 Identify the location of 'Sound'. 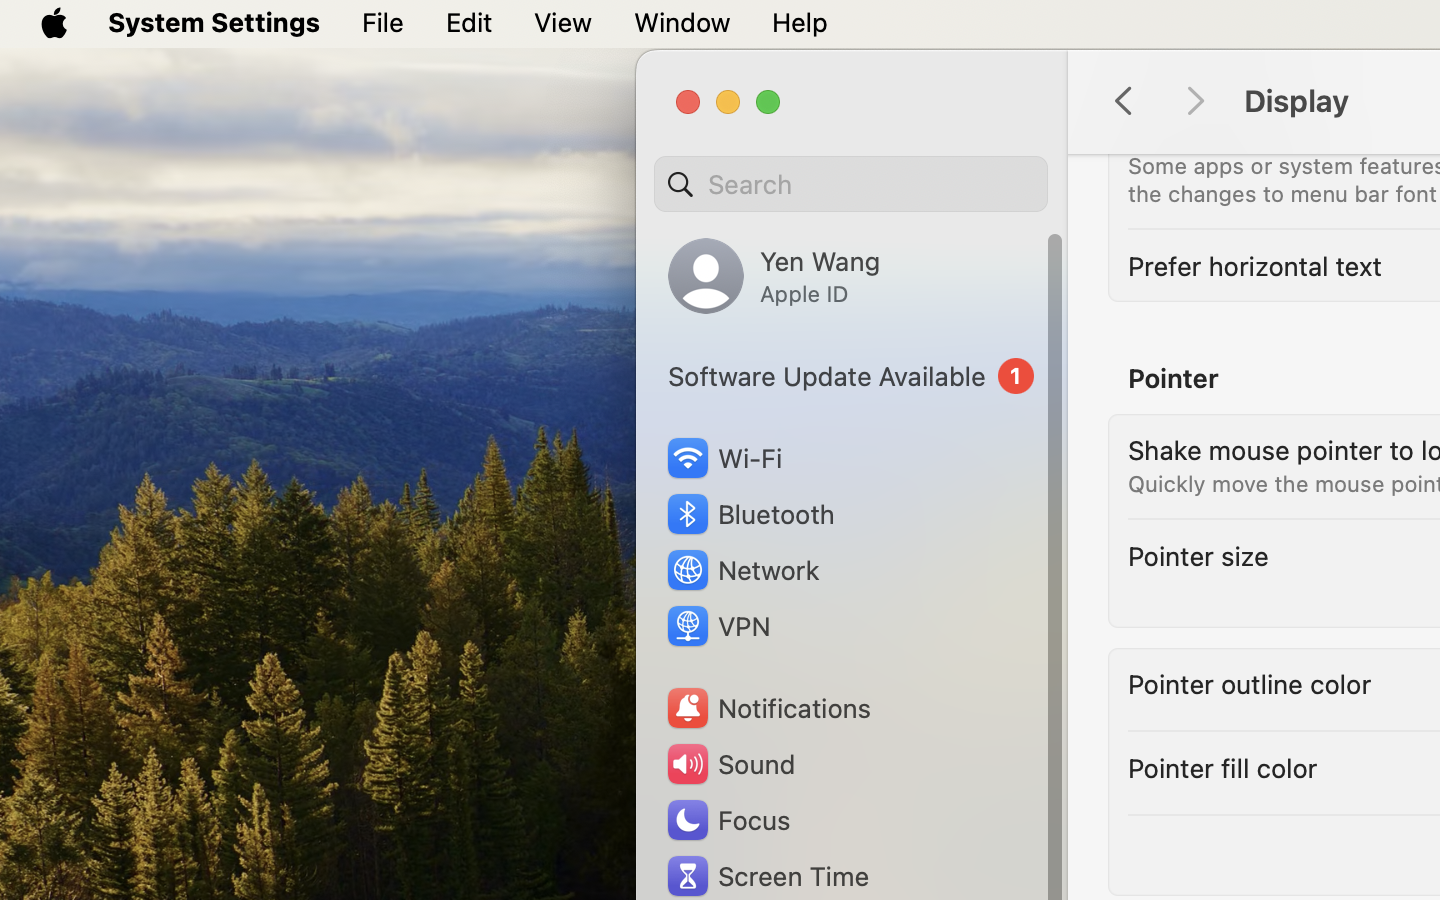
(728, 763).